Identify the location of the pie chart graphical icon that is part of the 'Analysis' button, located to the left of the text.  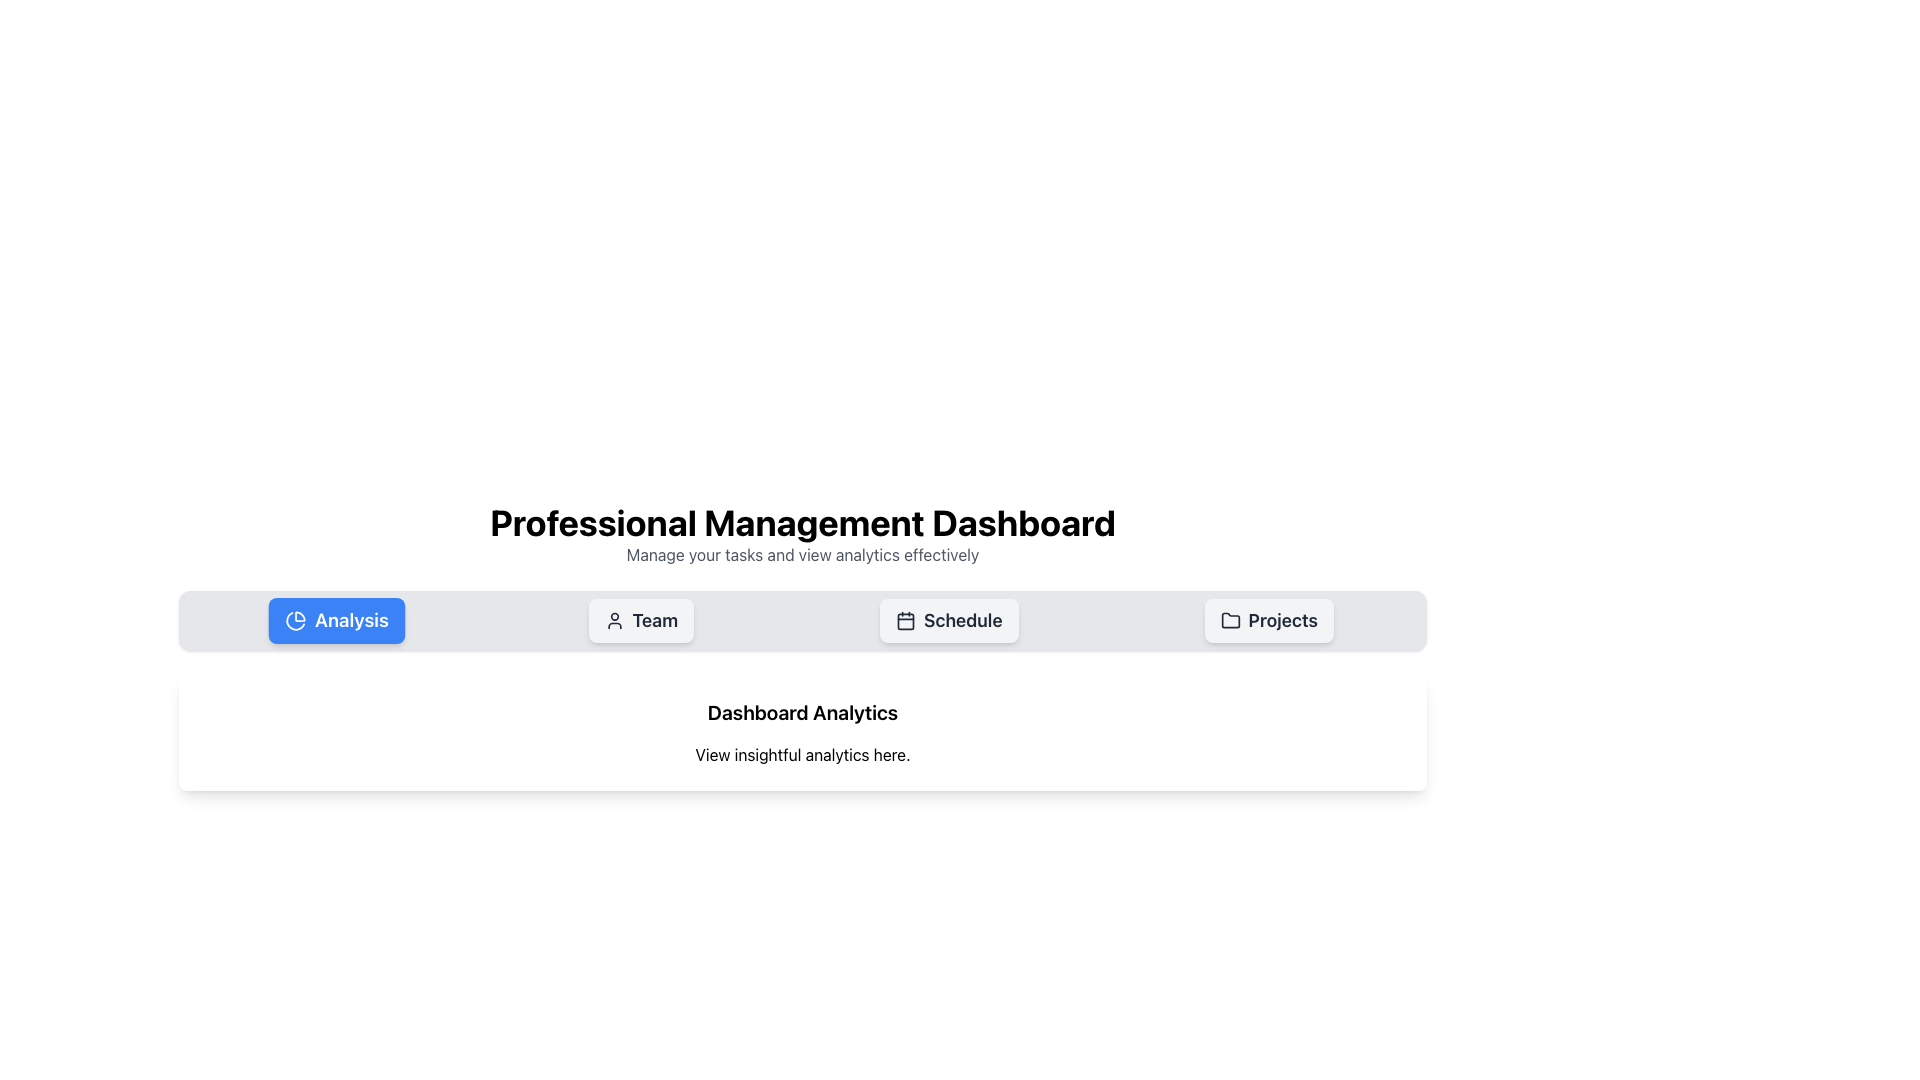
(294, 620).